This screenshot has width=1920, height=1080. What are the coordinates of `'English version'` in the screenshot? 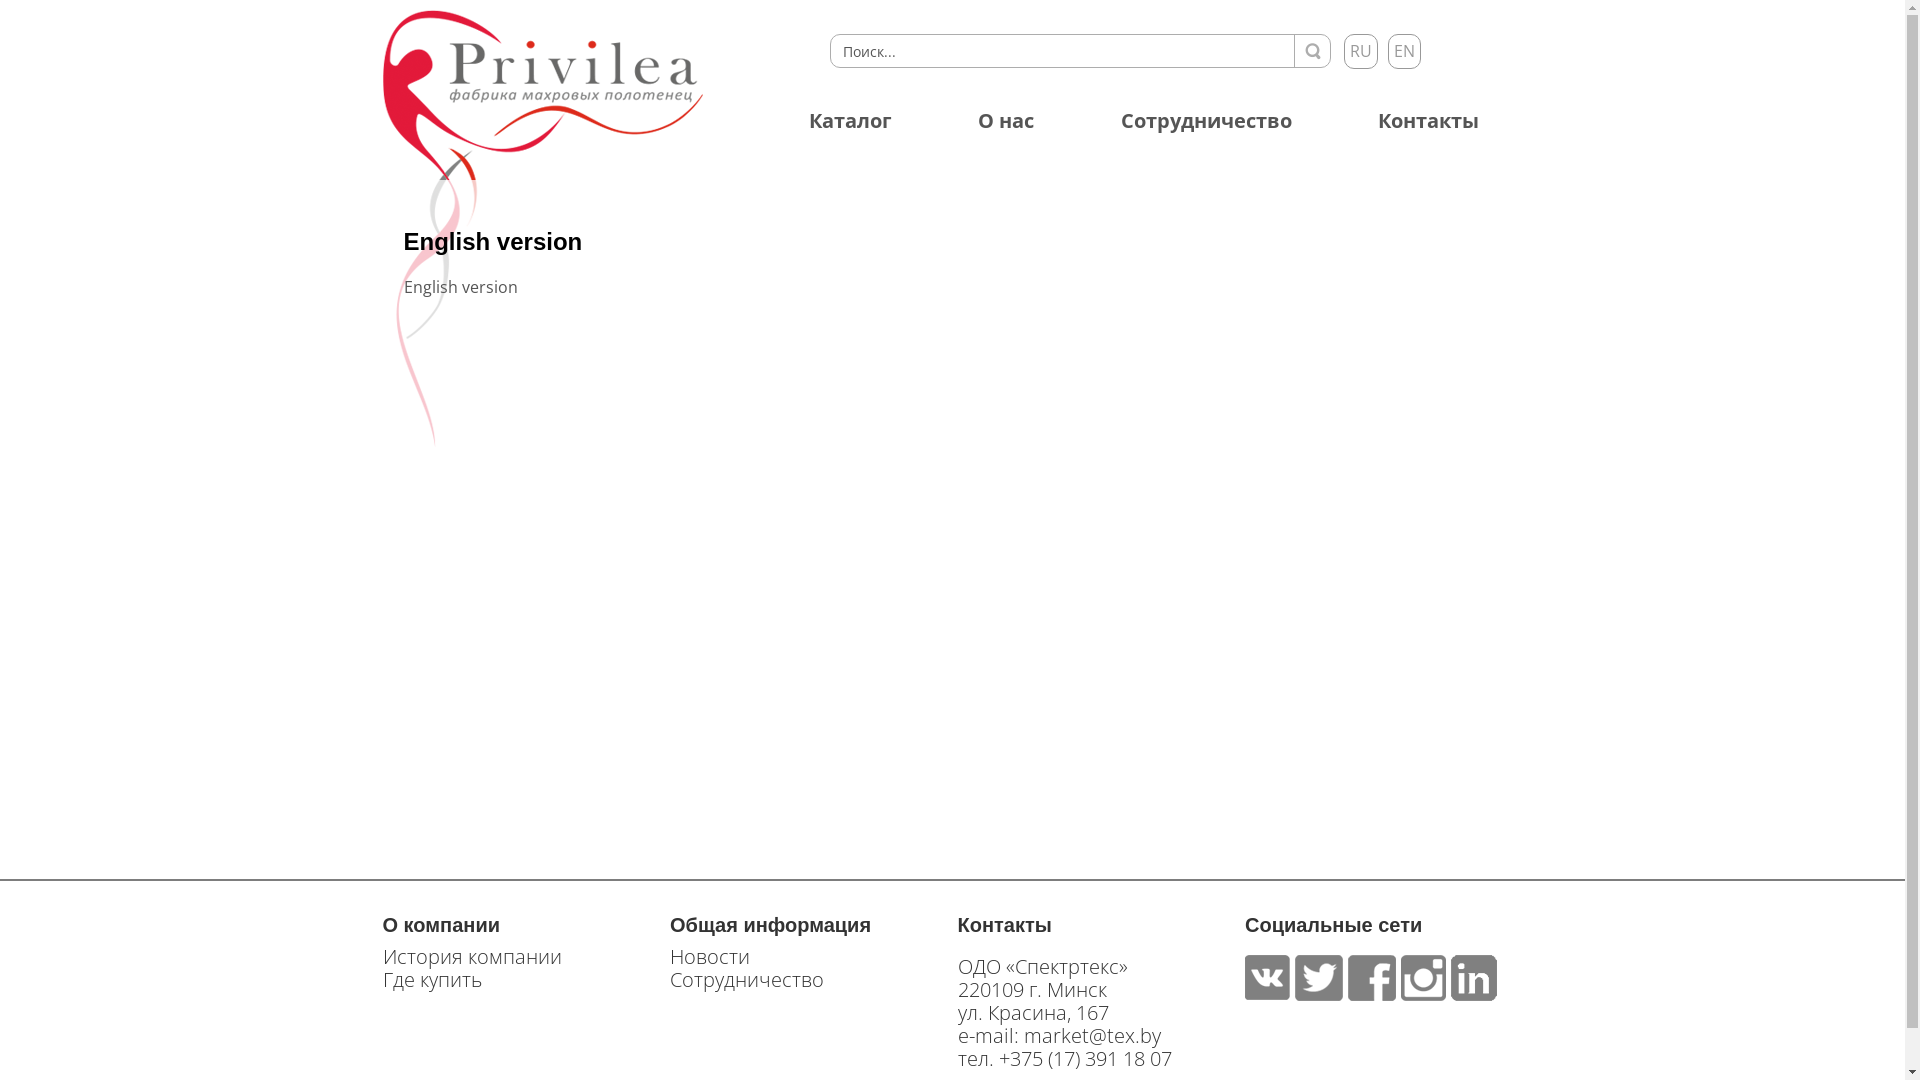 It's located at (493, 240).